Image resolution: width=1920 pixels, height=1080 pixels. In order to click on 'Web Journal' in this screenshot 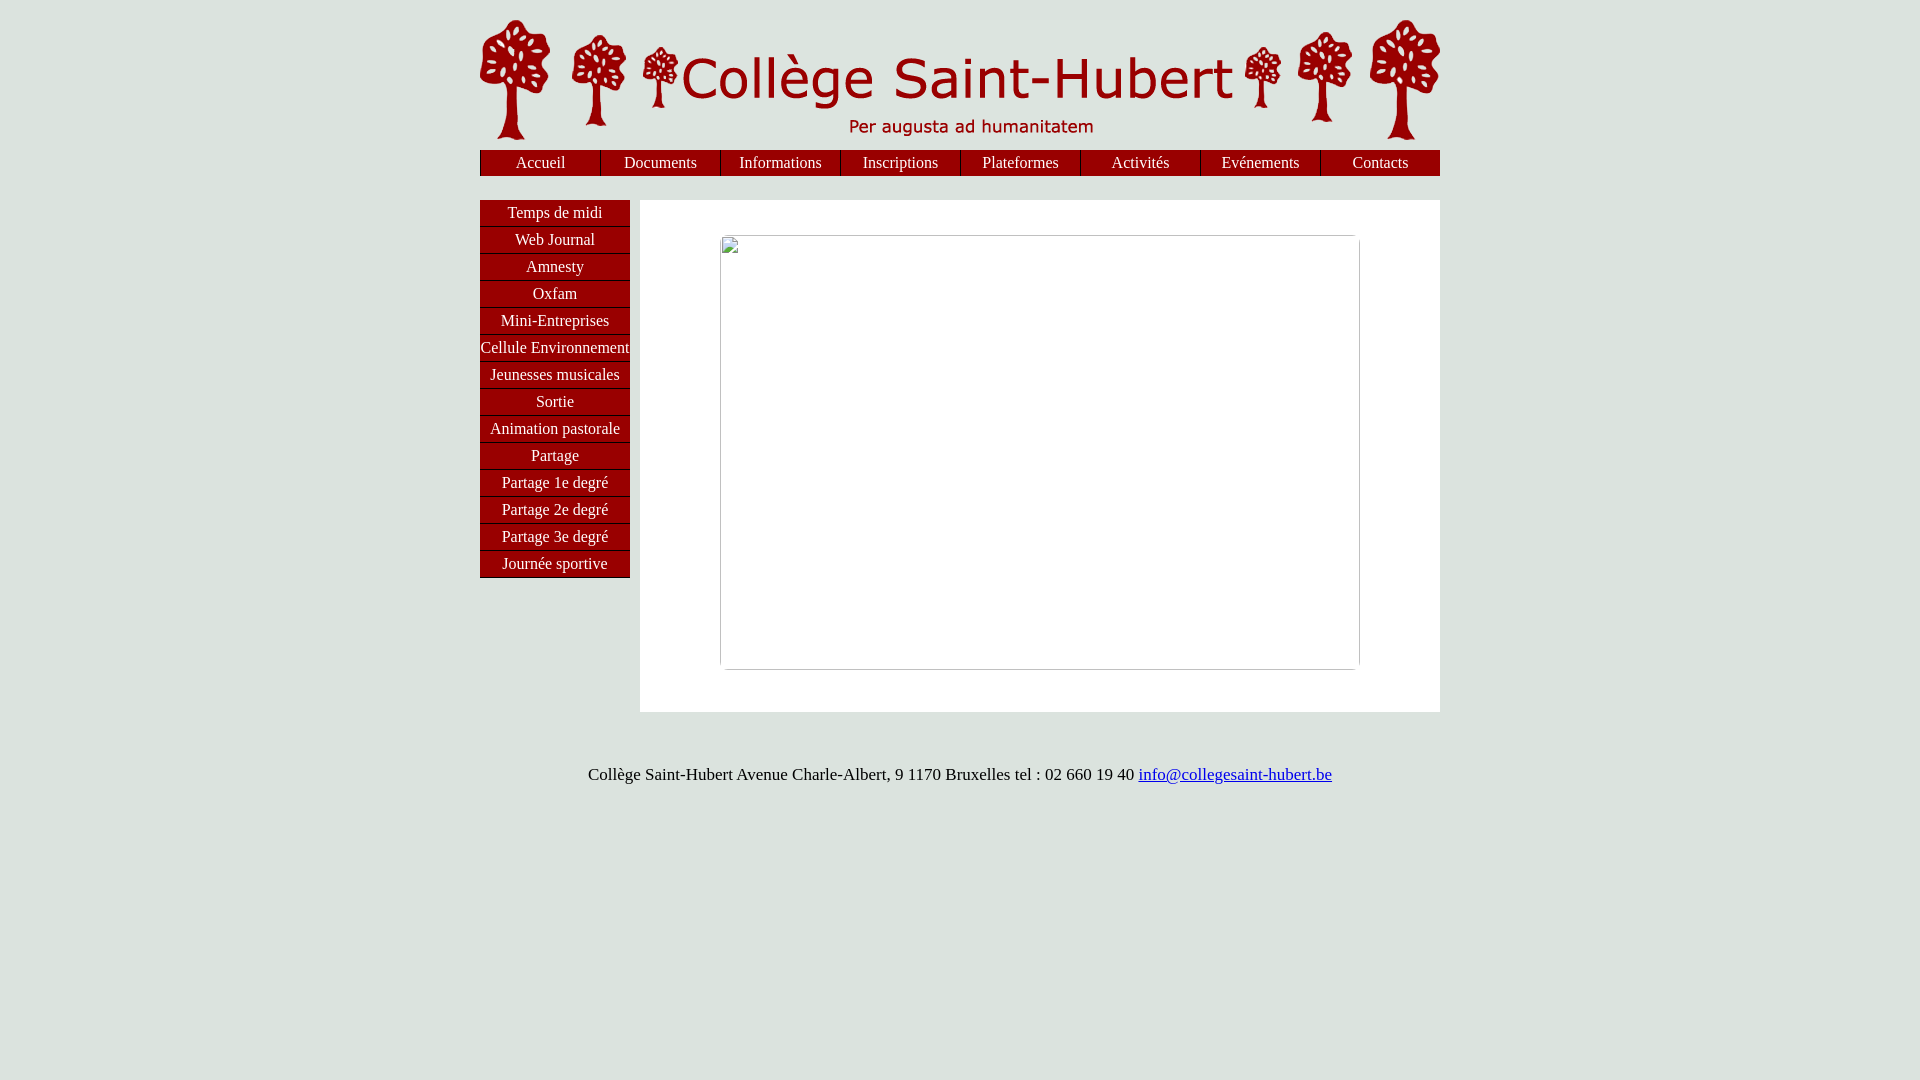, I will do `click(480, 238)`.